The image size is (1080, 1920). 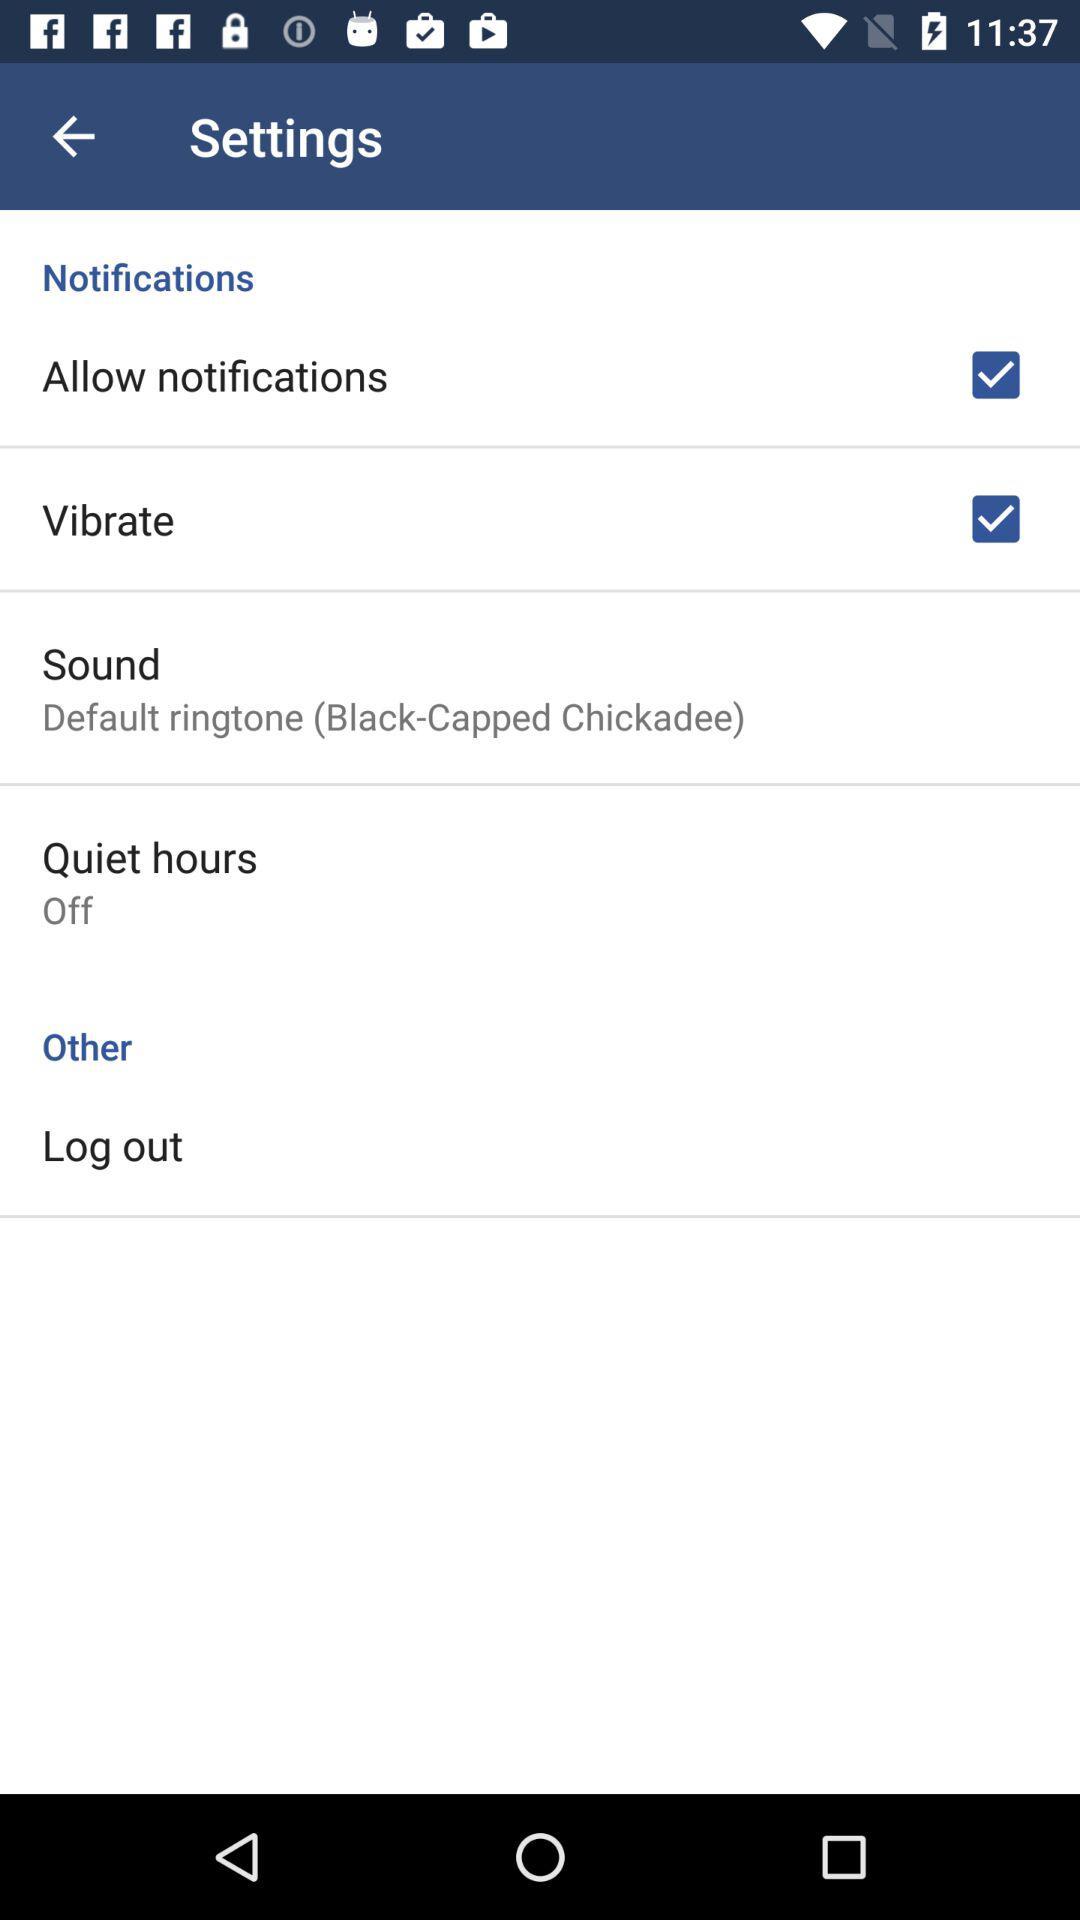 I want to click on icon above off icon, so click(x=149, y=856).